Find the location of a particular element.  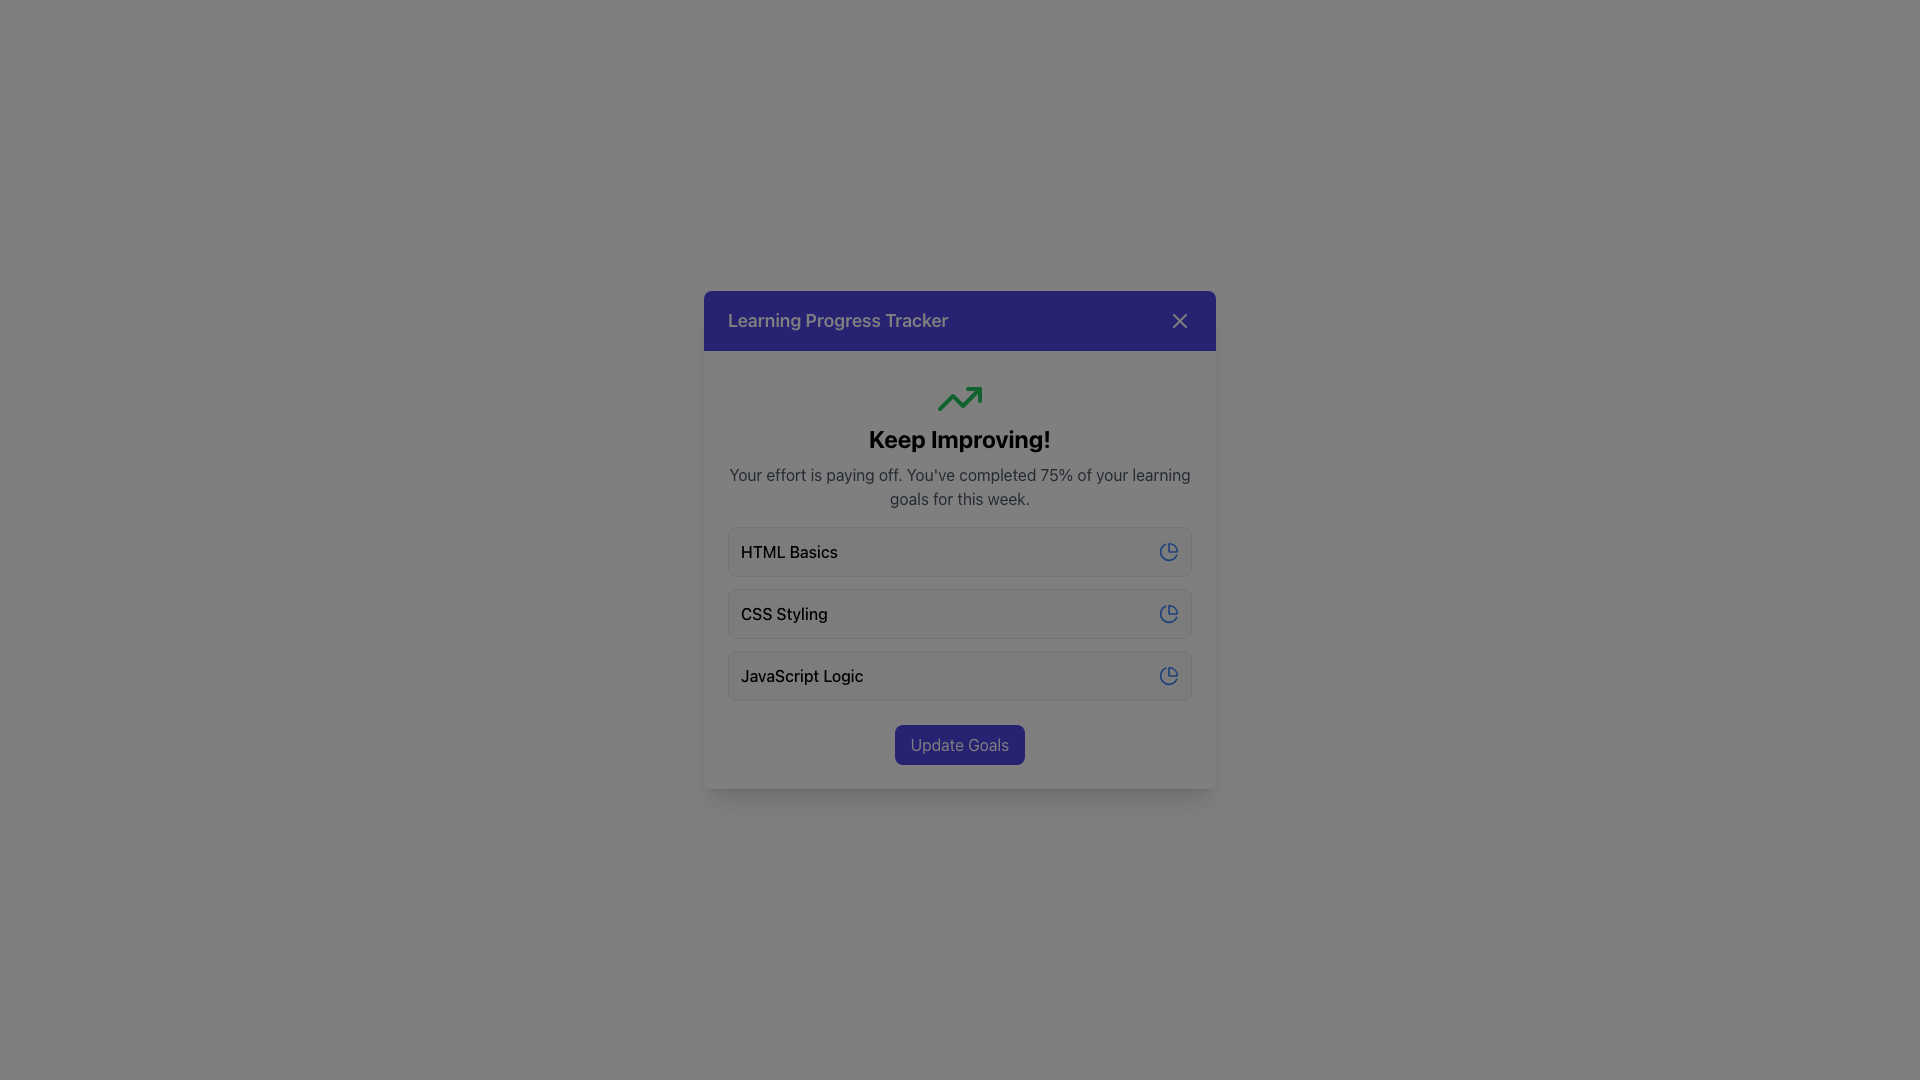

the pie chart icon with a blue tint located in the second row, adjacent to the CSS Styling label is located at coordinates (1168, 613).